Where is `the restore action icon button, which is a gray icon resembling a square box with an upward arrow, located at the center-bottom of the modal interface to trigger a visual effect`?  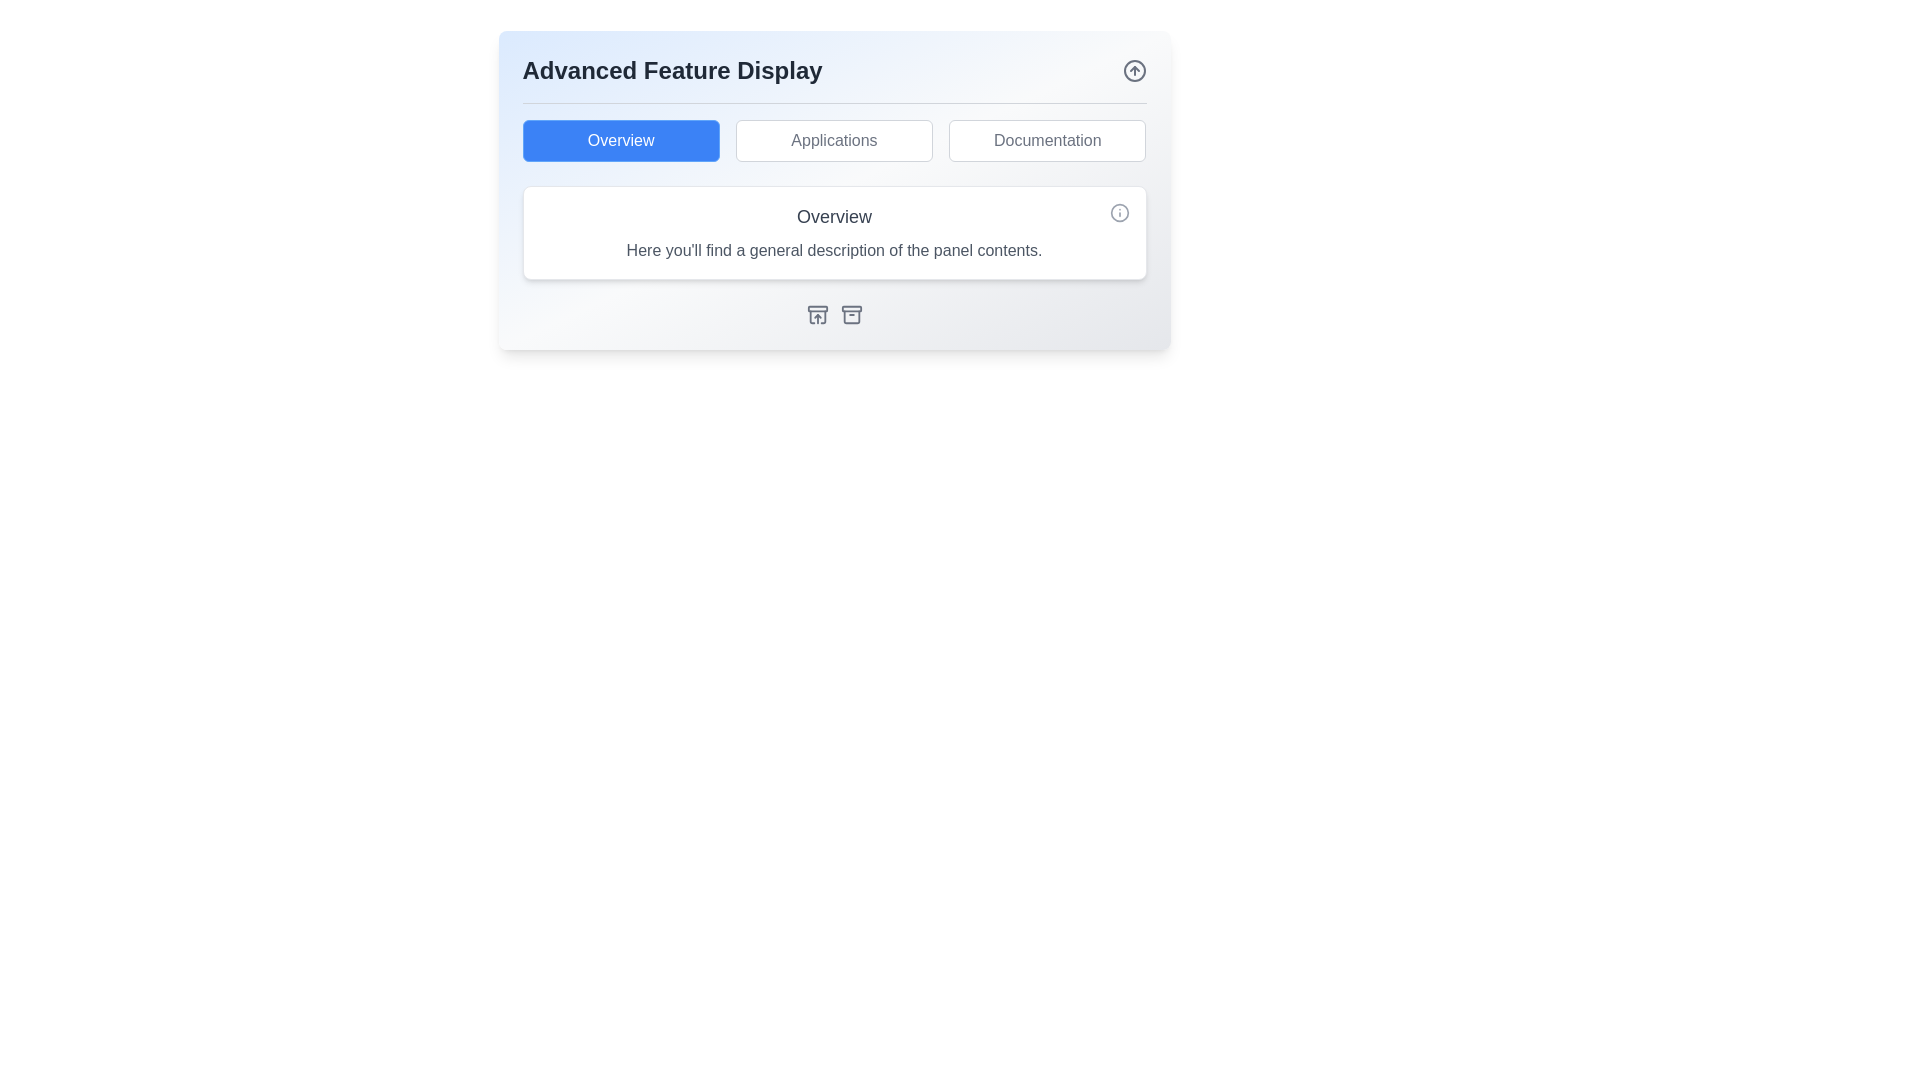 the restore action icon button, which is a gray icon resembling a square box with an upward arrow, located at the center-bottom of the modal interface to trigger a visual effect is located at coordinates (817, 315).